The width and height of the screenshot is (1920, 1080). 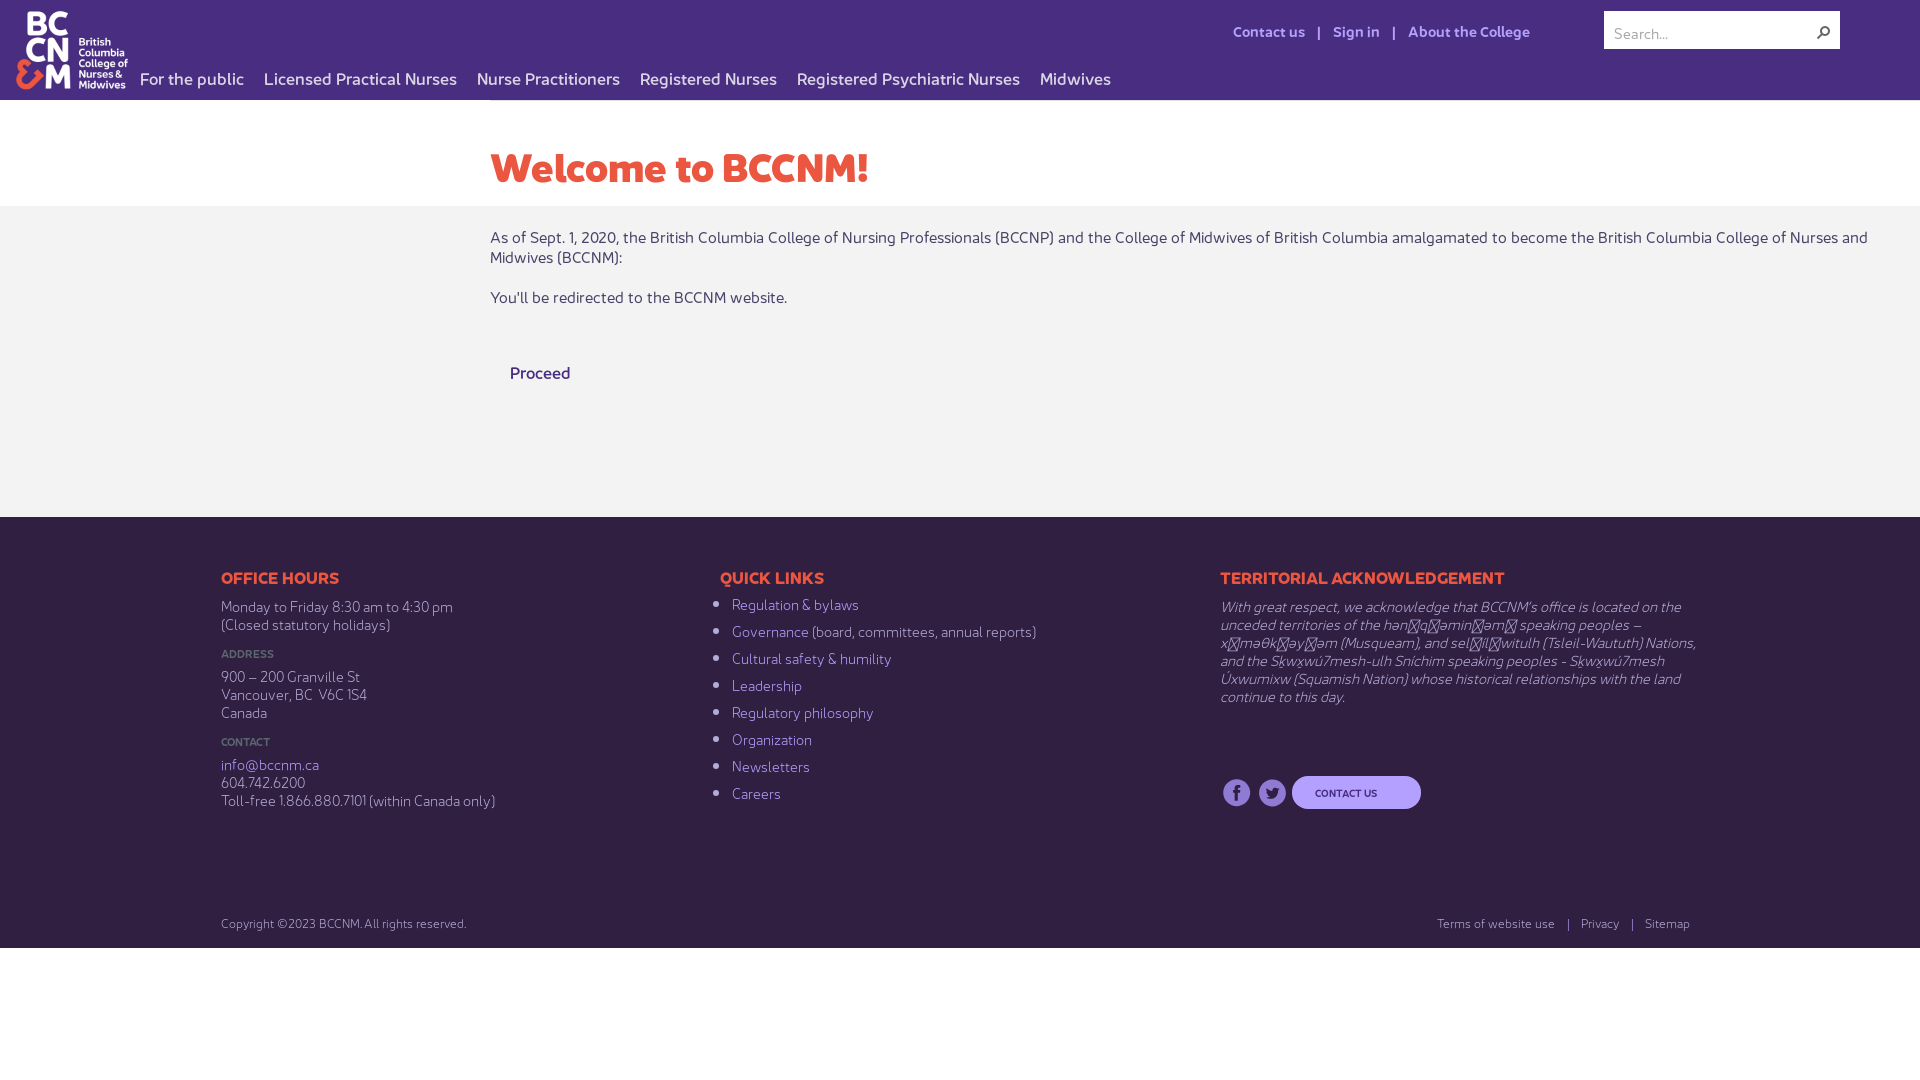 What do you see at coordinates (794, 601) in the screenshot?
I see `'Regulation & bylaws'` at bounding box center [794, 601].